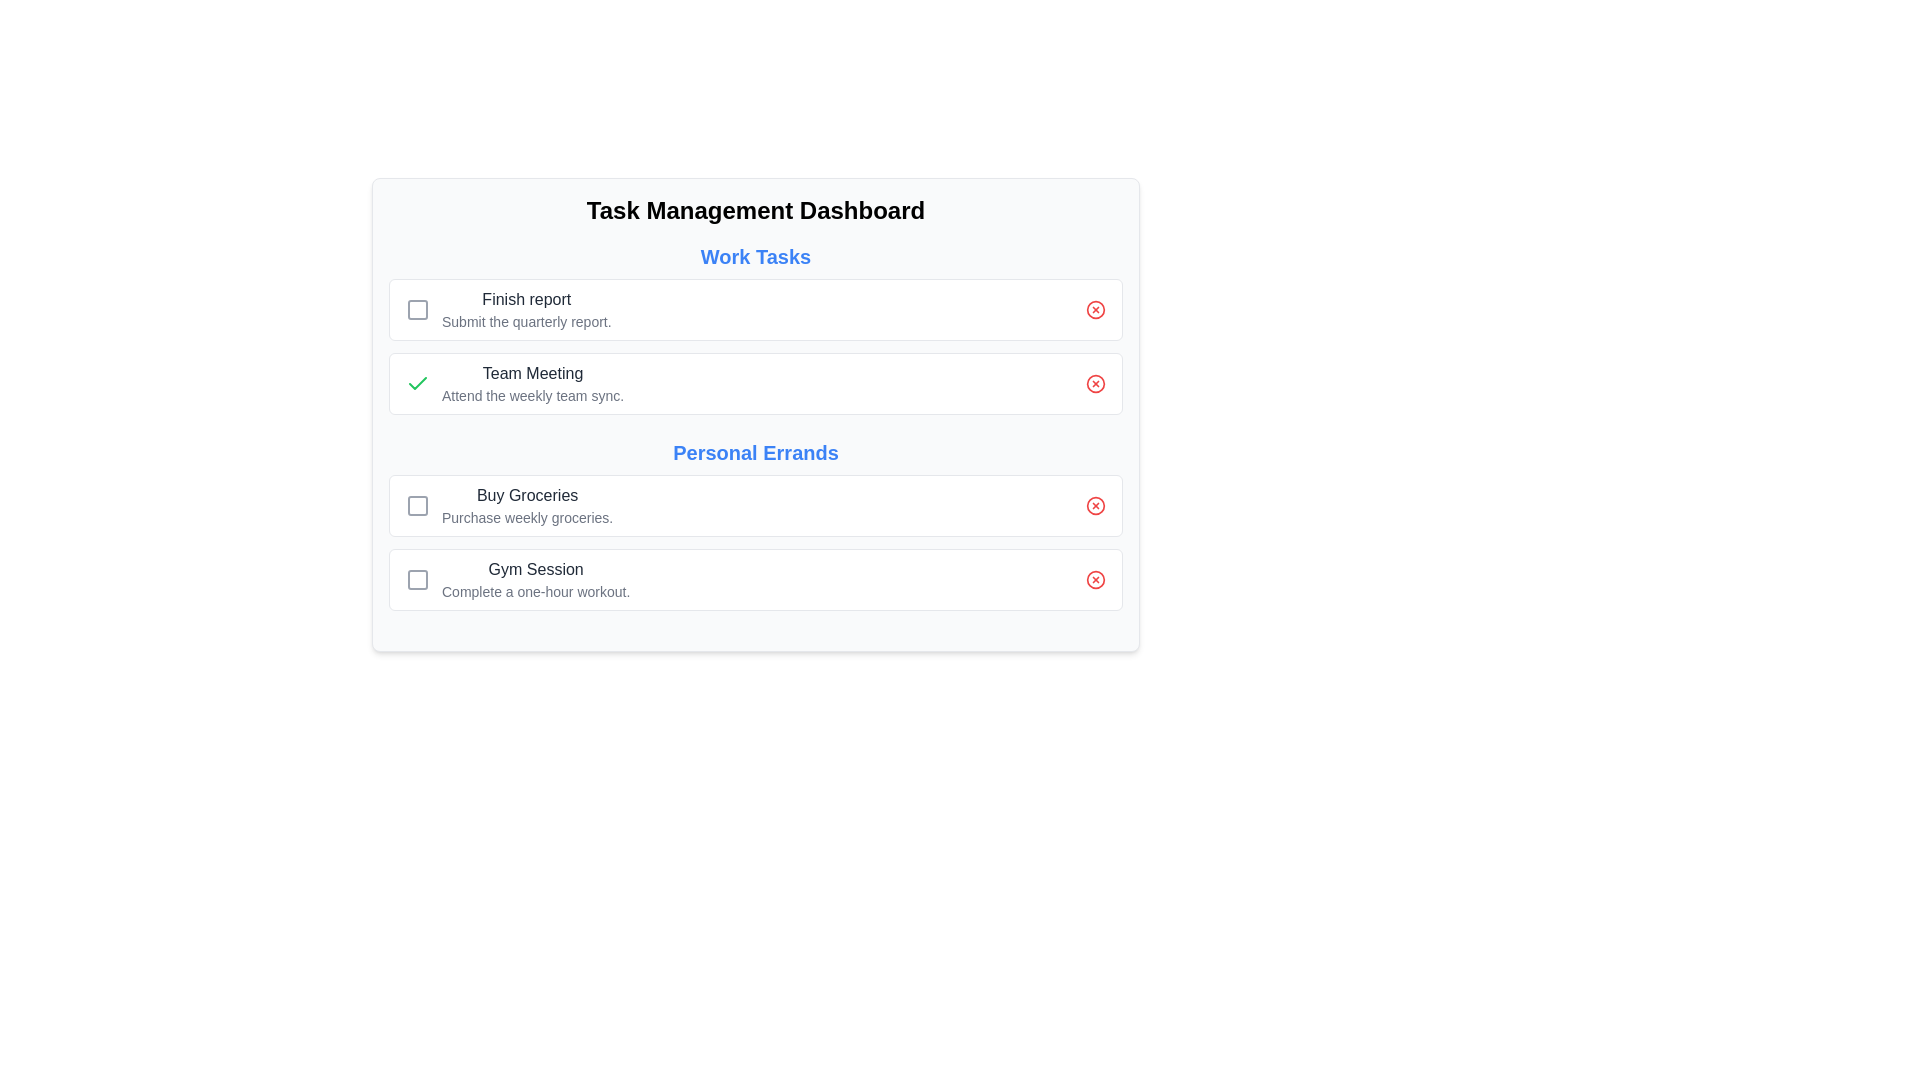 This screenshot has width=1920, height=1080. Describe the element at coordinates (509, 504) in the screenshot. I see `task details of the List item titled 'Buy Groceries' with an embedded checkbox and supporting text 'Purchase weekly groceries.'` at that location.